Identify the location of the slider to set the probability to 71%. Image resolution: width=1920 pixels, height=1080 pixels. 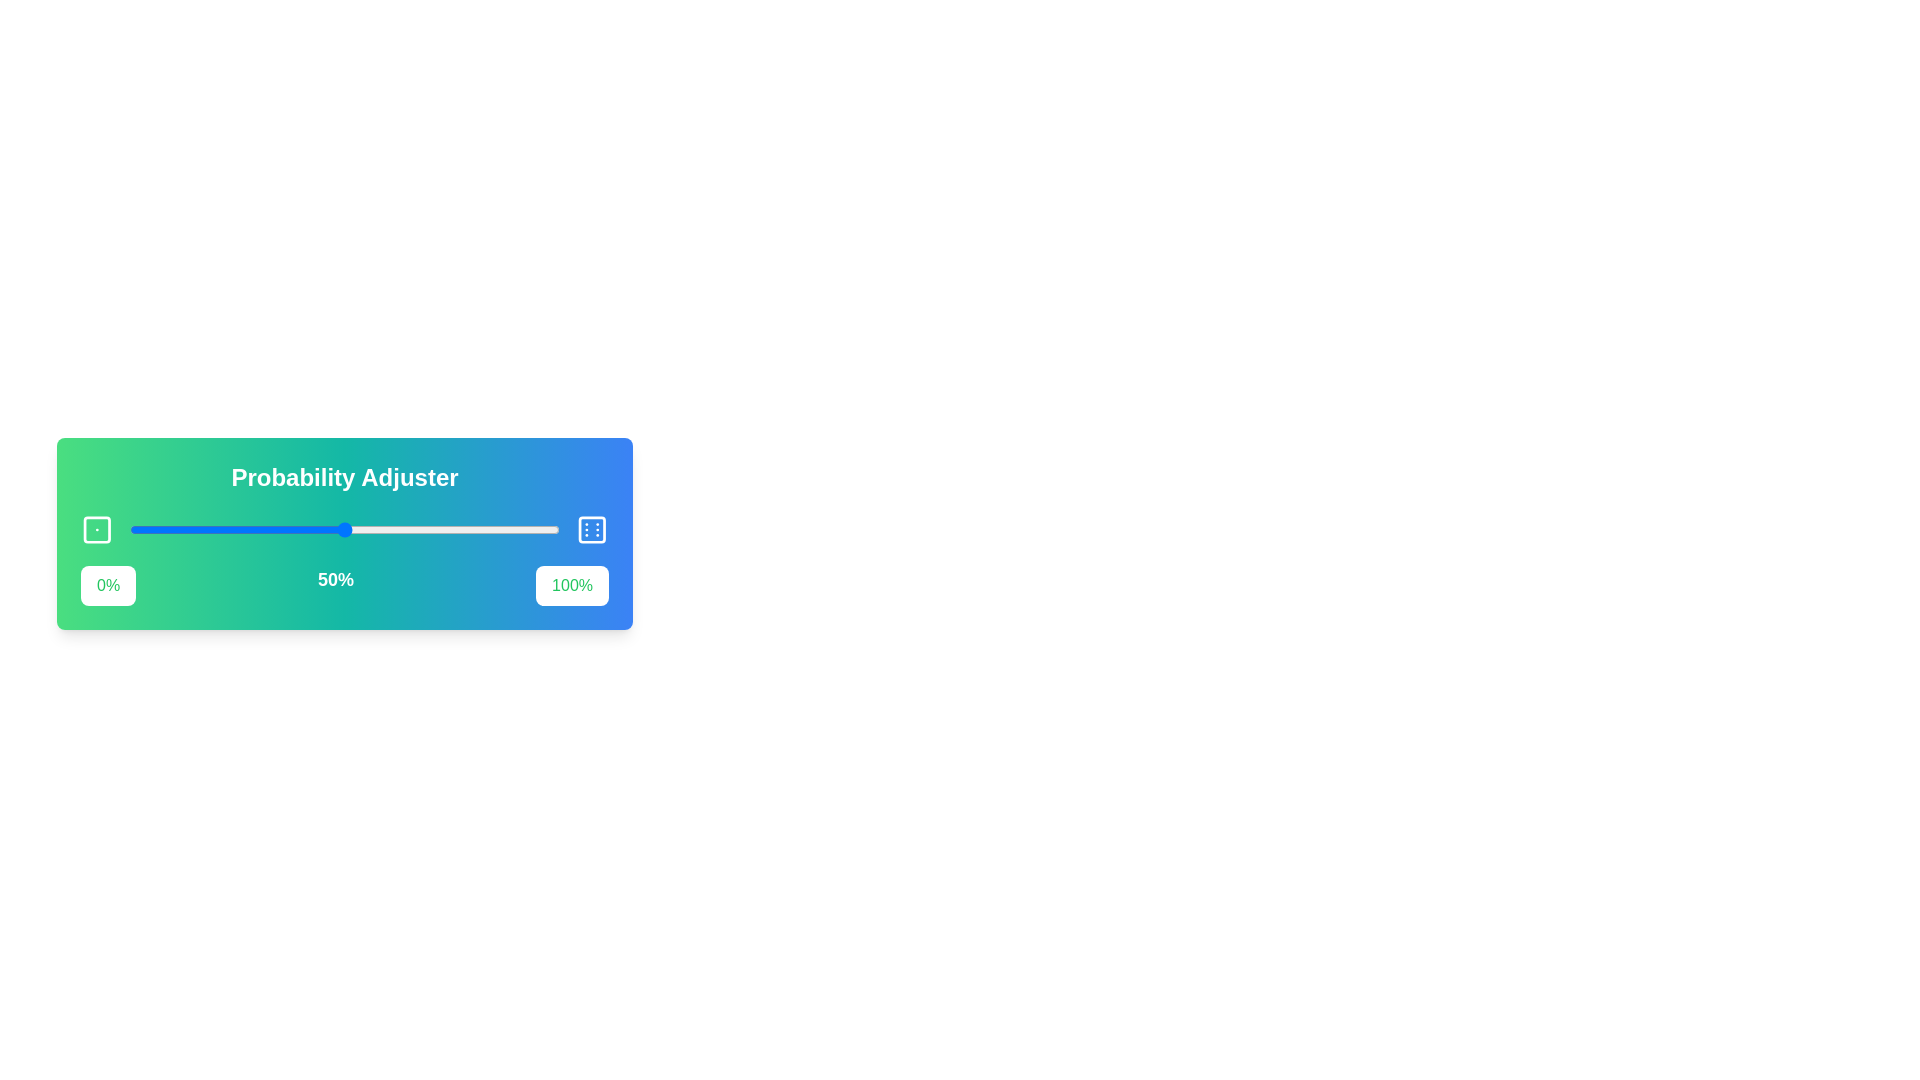
(434, 528).